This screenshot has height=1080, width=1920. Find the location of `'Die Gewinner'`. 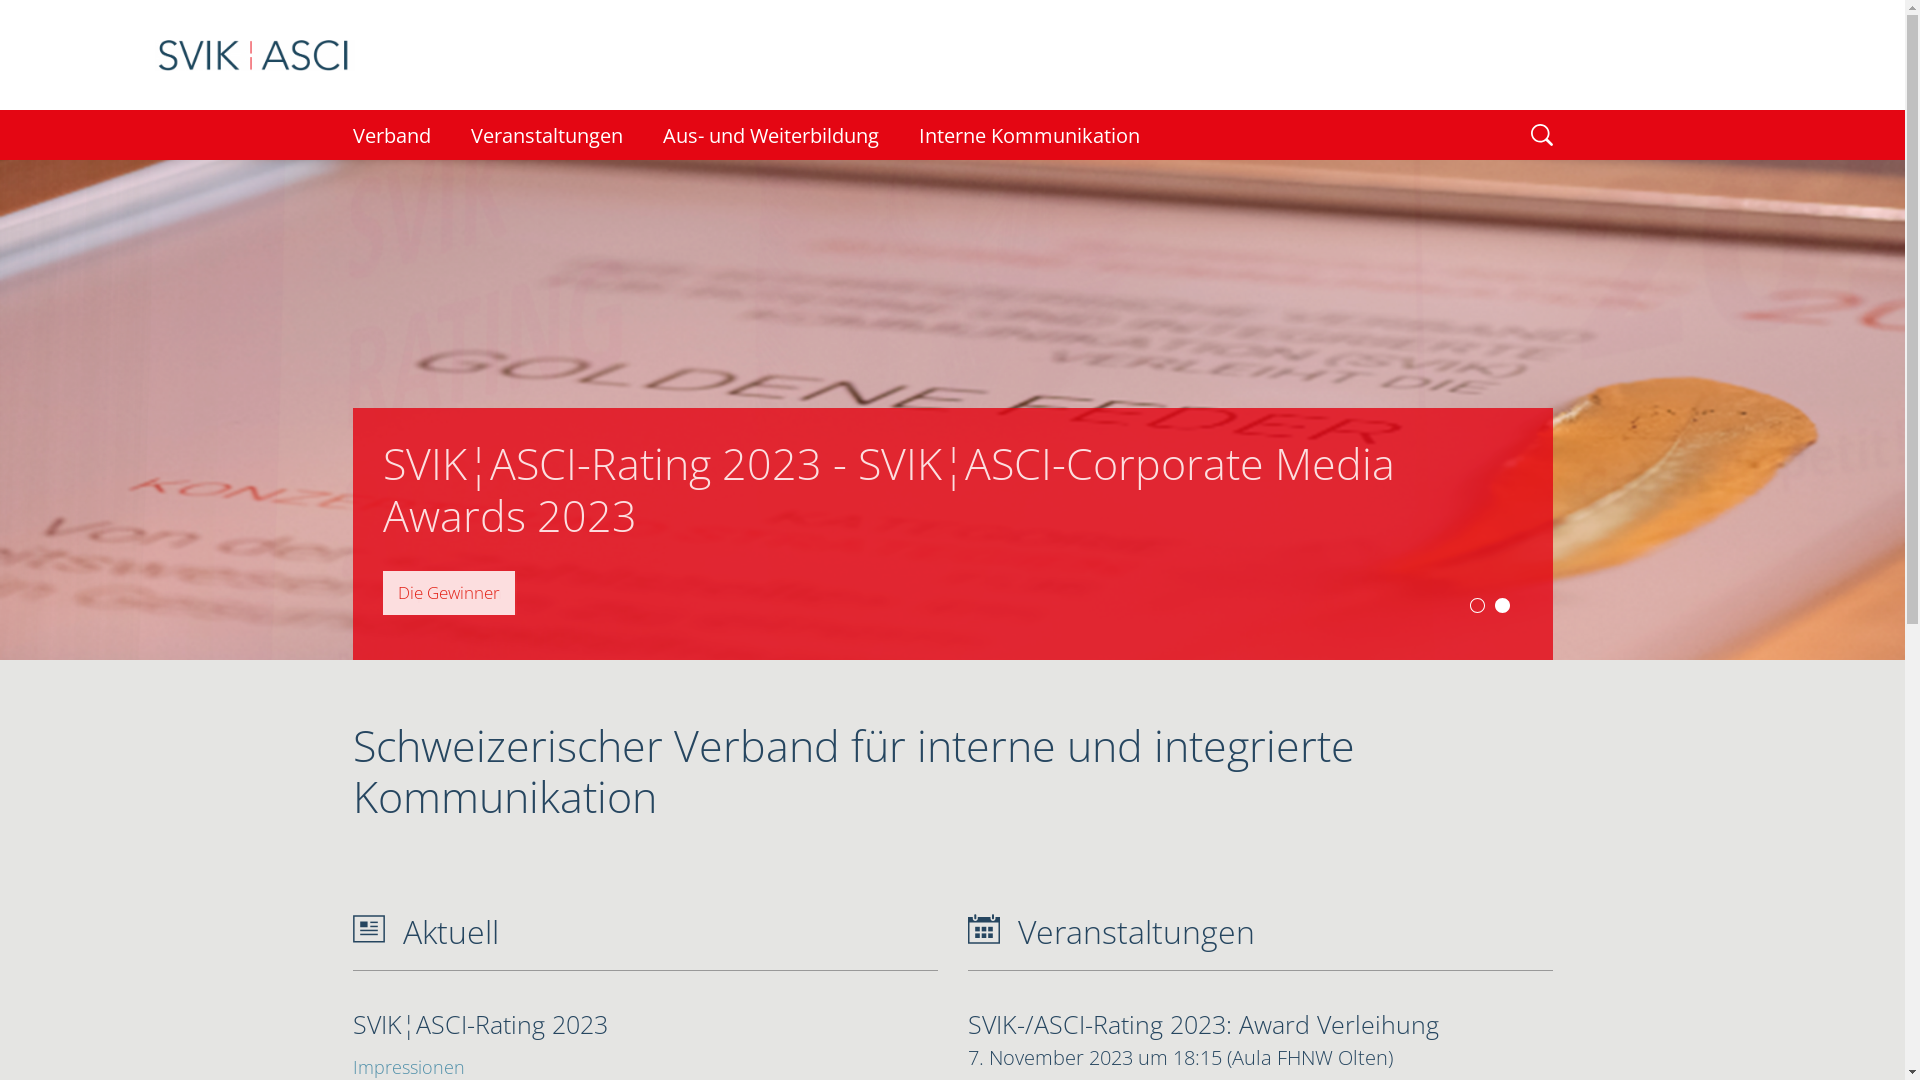

'Die Gewinner' is located at coordinates (446, 592).